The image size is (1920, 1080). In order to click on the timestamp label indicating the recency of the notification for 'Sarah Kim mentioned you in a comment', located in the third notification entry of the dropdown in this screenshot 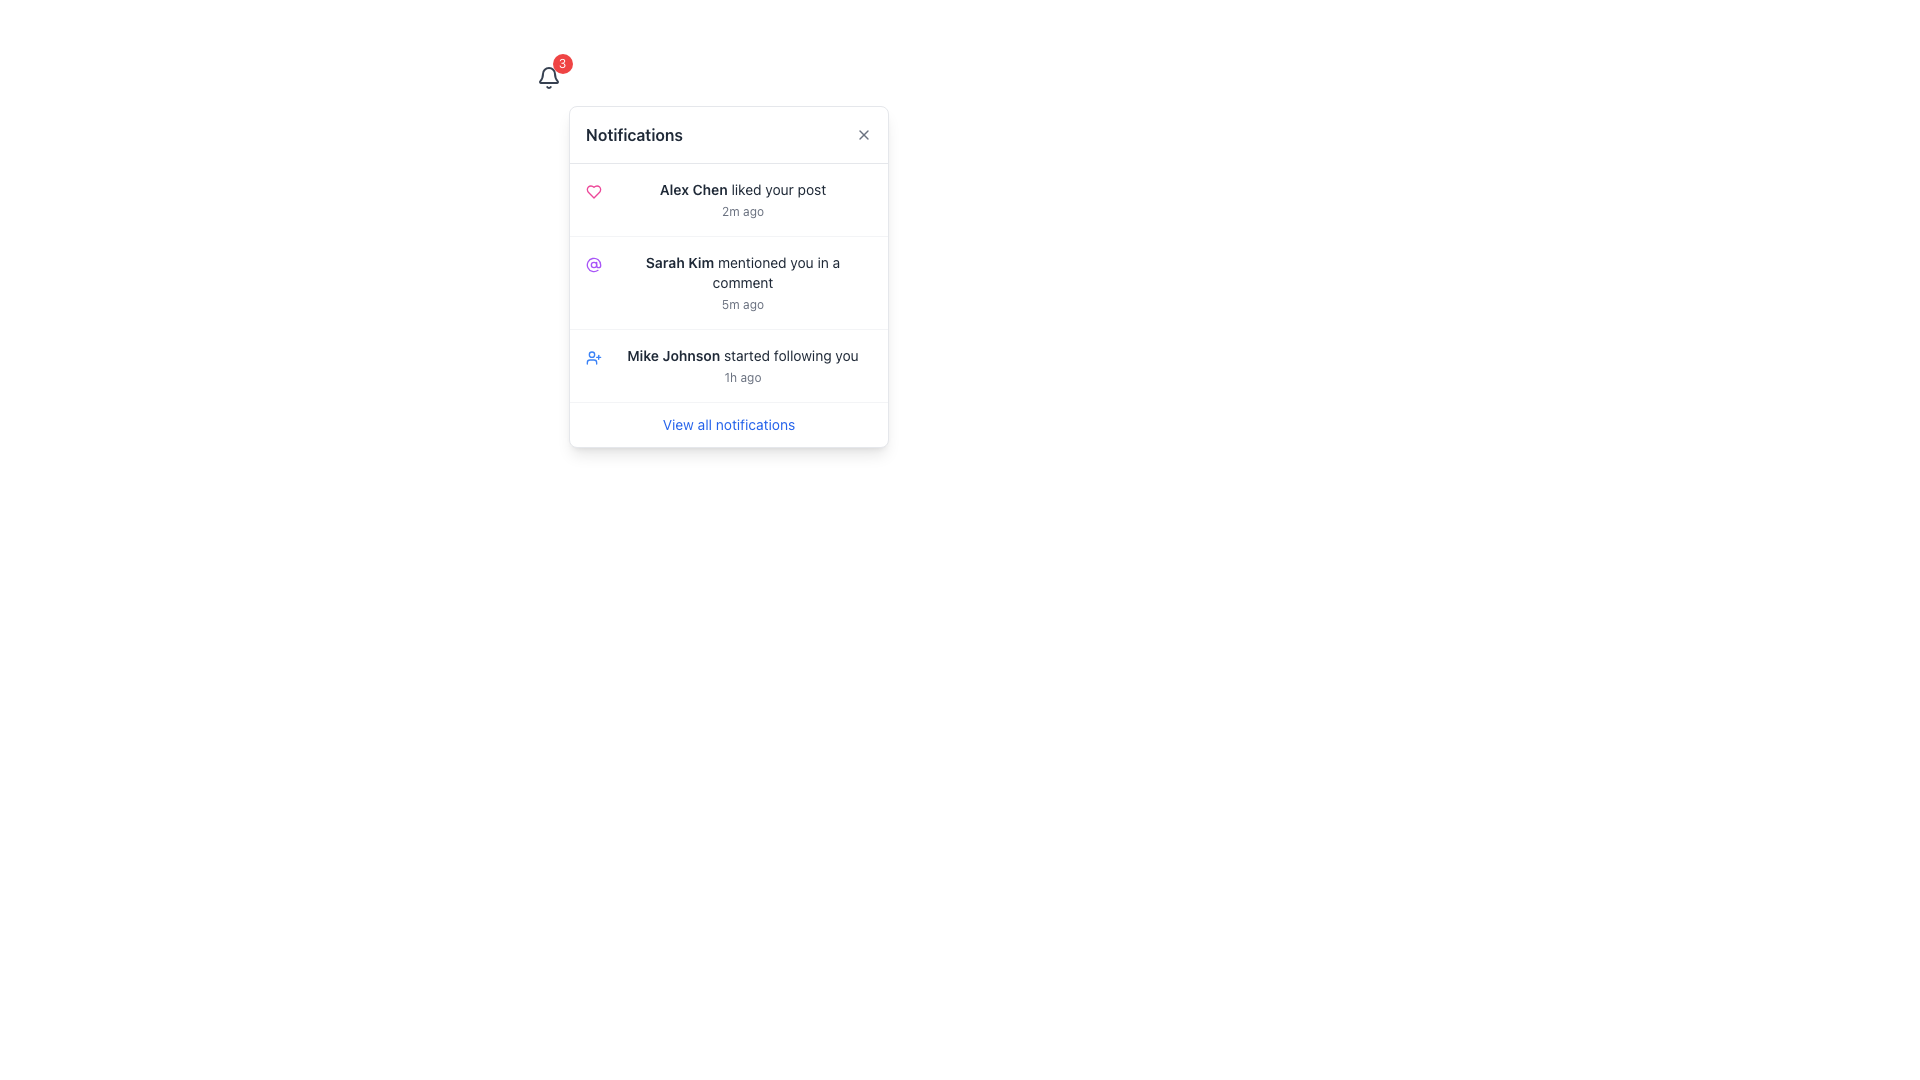, I will do `click(742, 304)`.